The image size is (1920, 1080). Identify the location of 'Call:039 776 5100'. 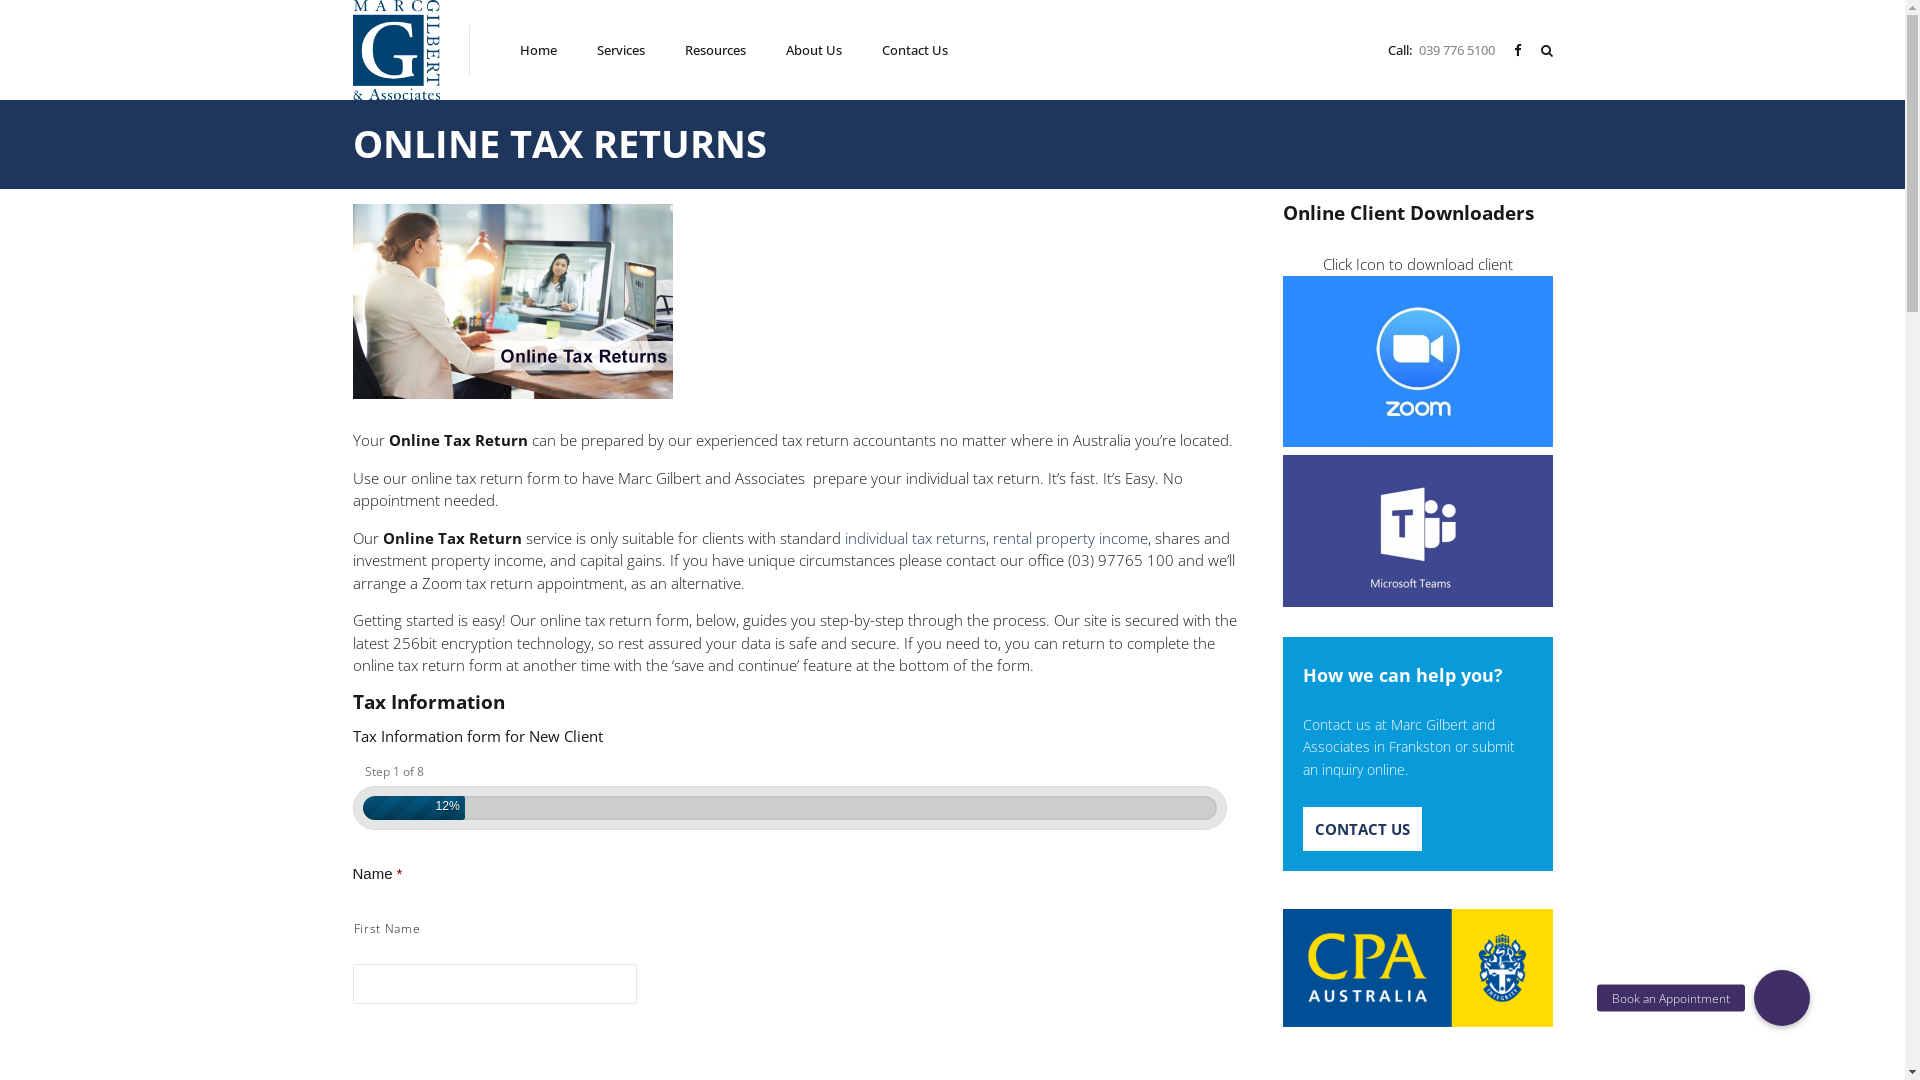
(1444, 48).